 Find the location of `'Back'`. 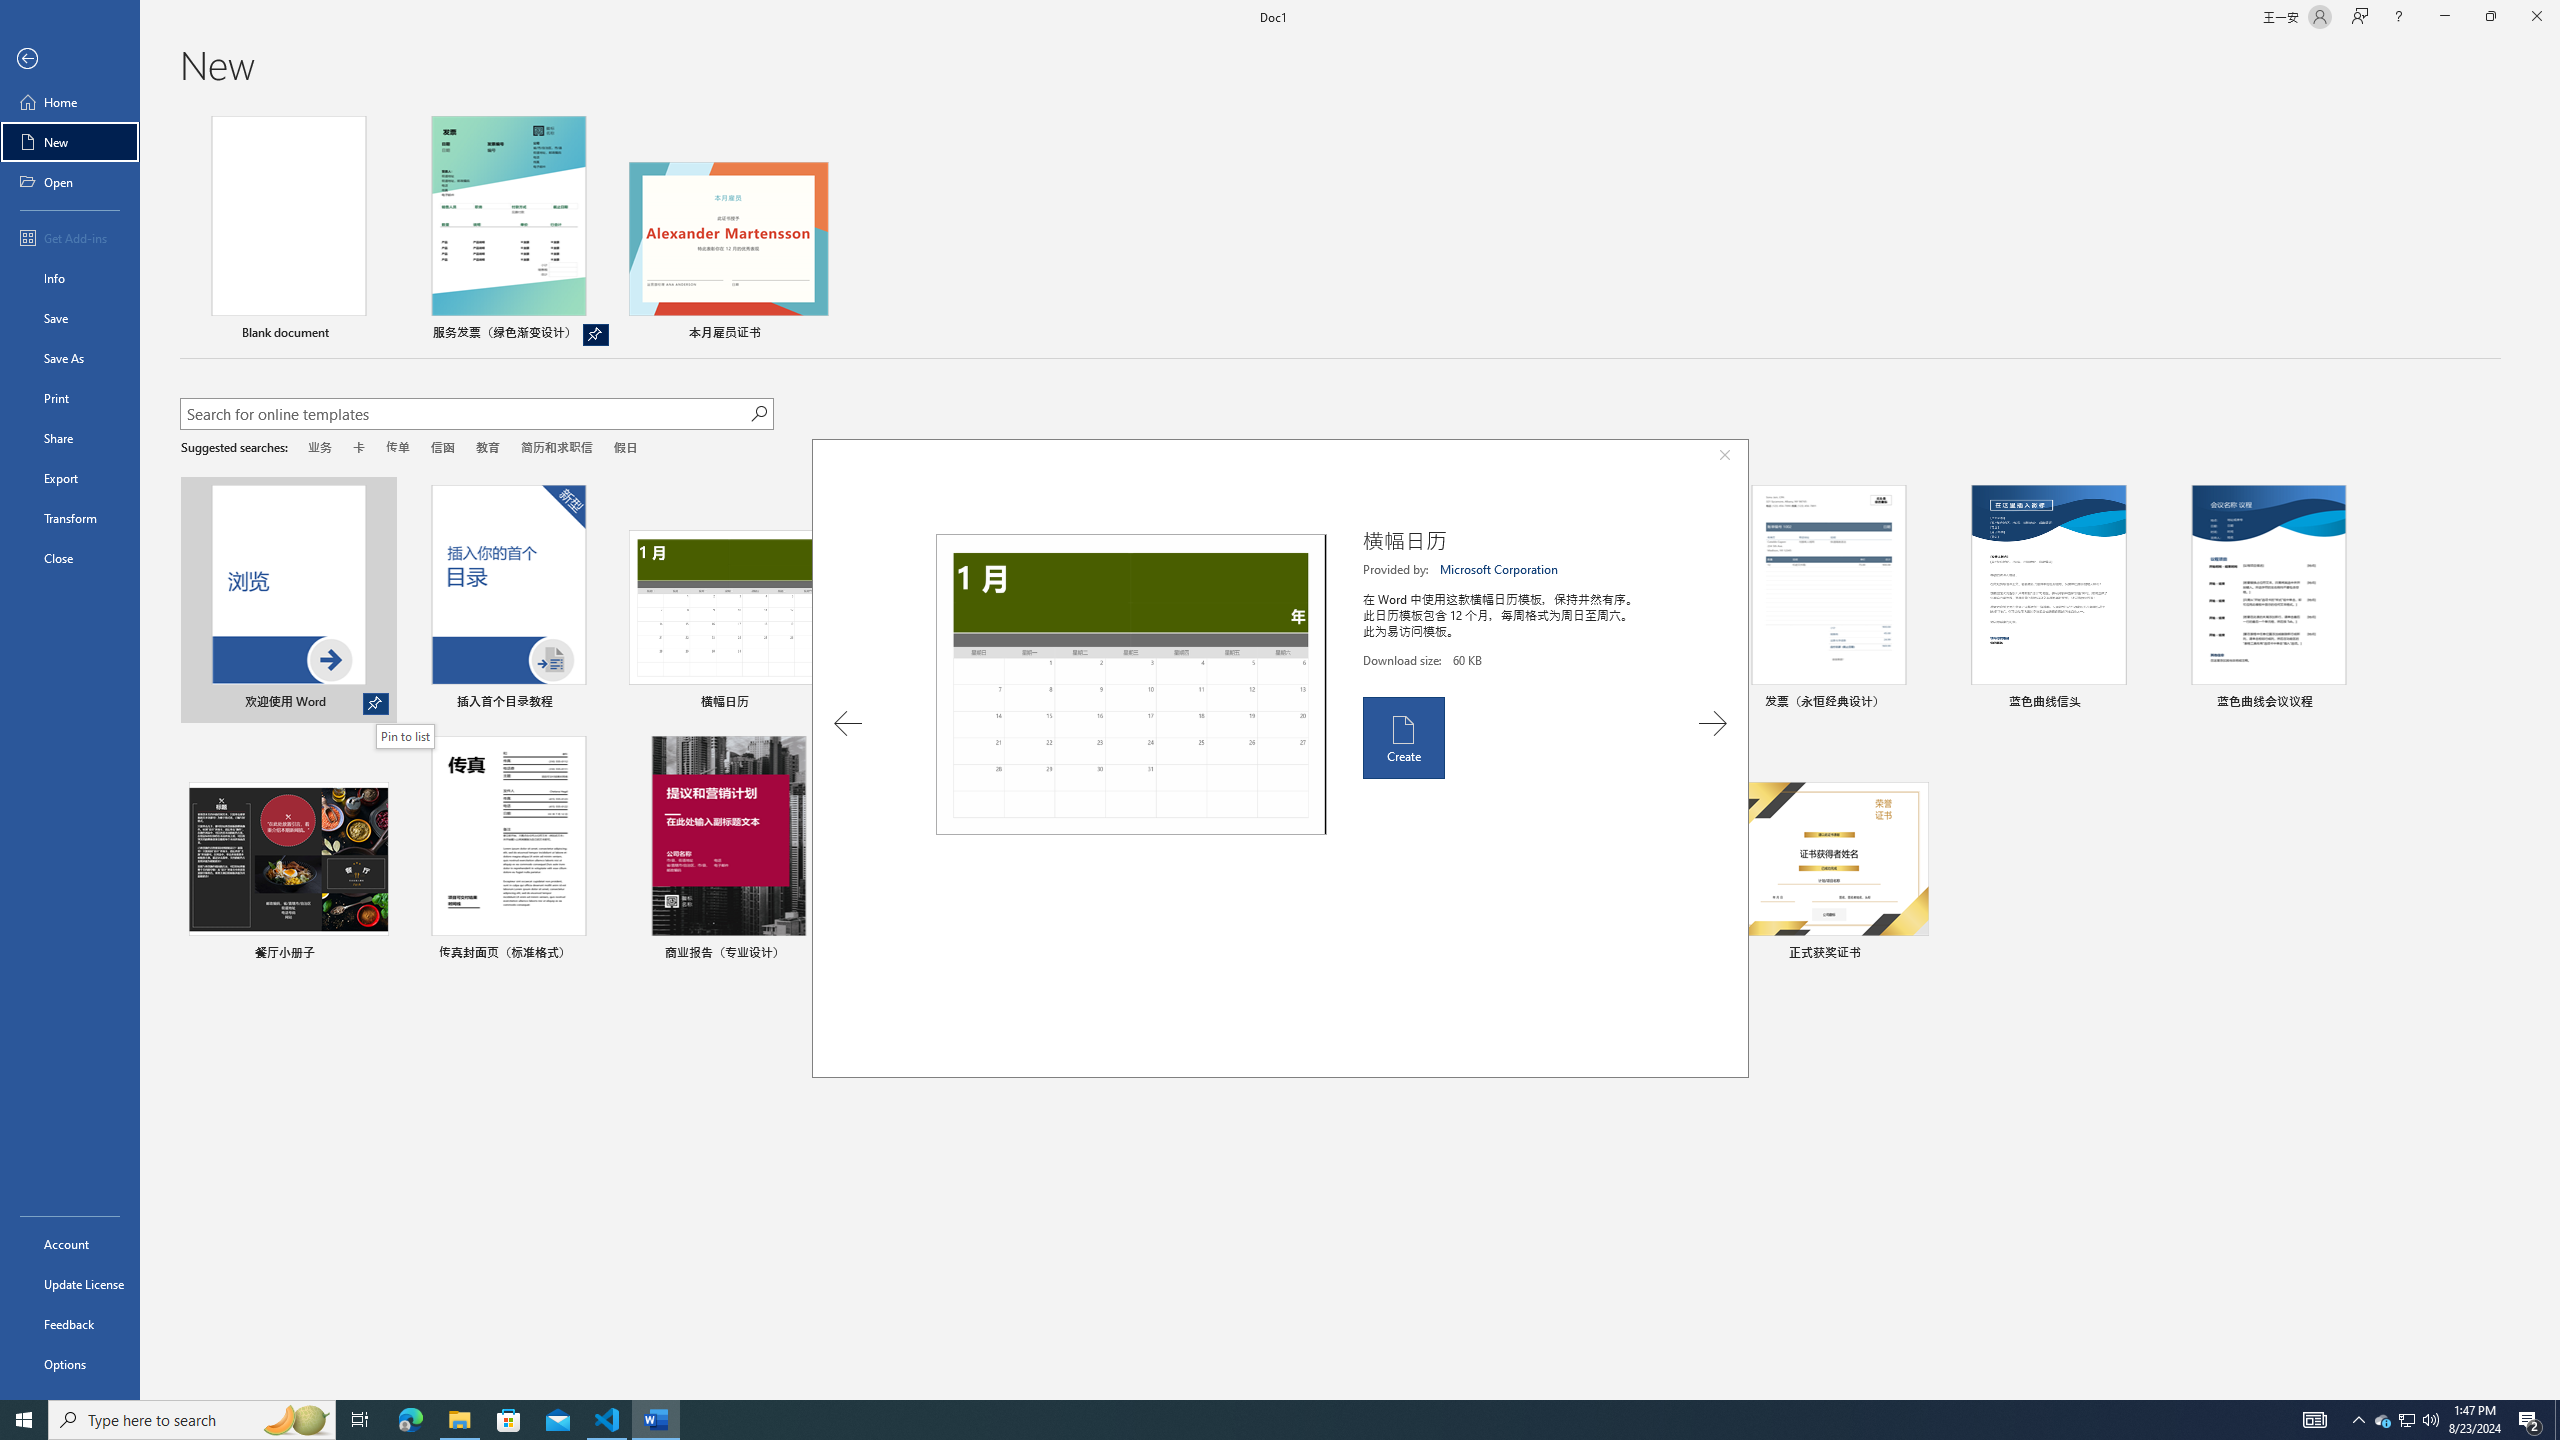

'Back' is located at coordinates (69, 58).